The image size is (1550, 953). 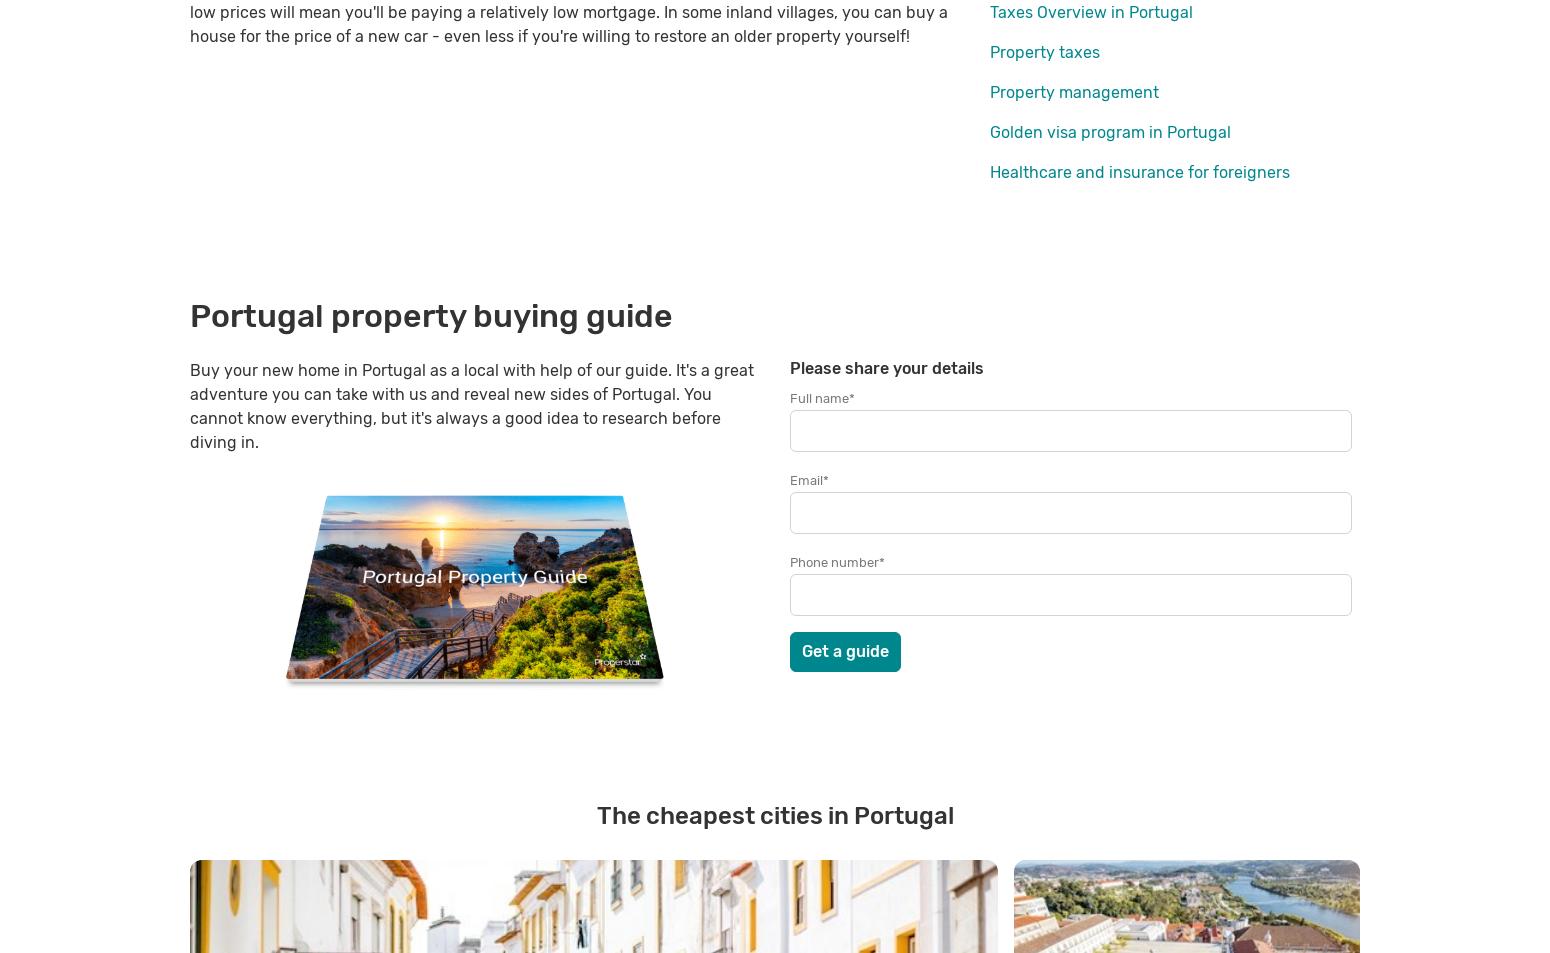 What do you see at coordinates (1109, 131) in the screenshot?
I see `'Golden visa program in Portugal'` at bounding box center [1109, 131].